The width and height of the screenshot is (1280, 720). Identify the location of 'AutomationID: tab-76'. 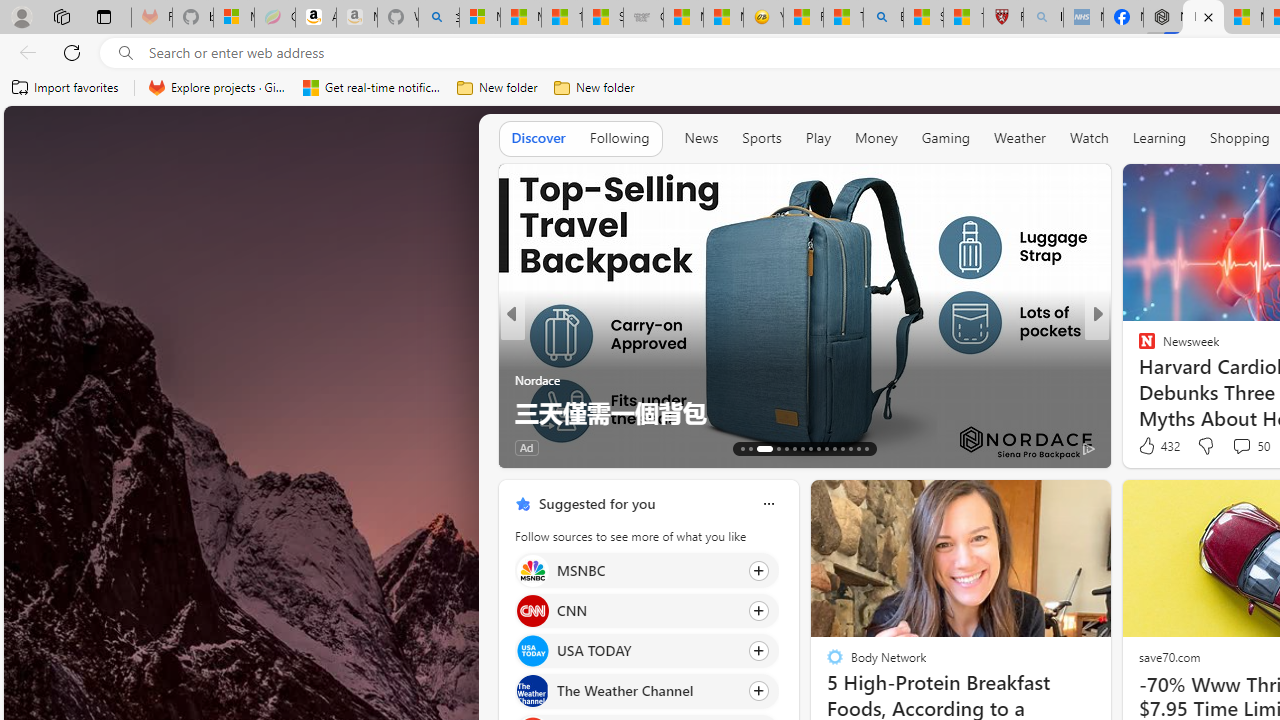
(833, 447).